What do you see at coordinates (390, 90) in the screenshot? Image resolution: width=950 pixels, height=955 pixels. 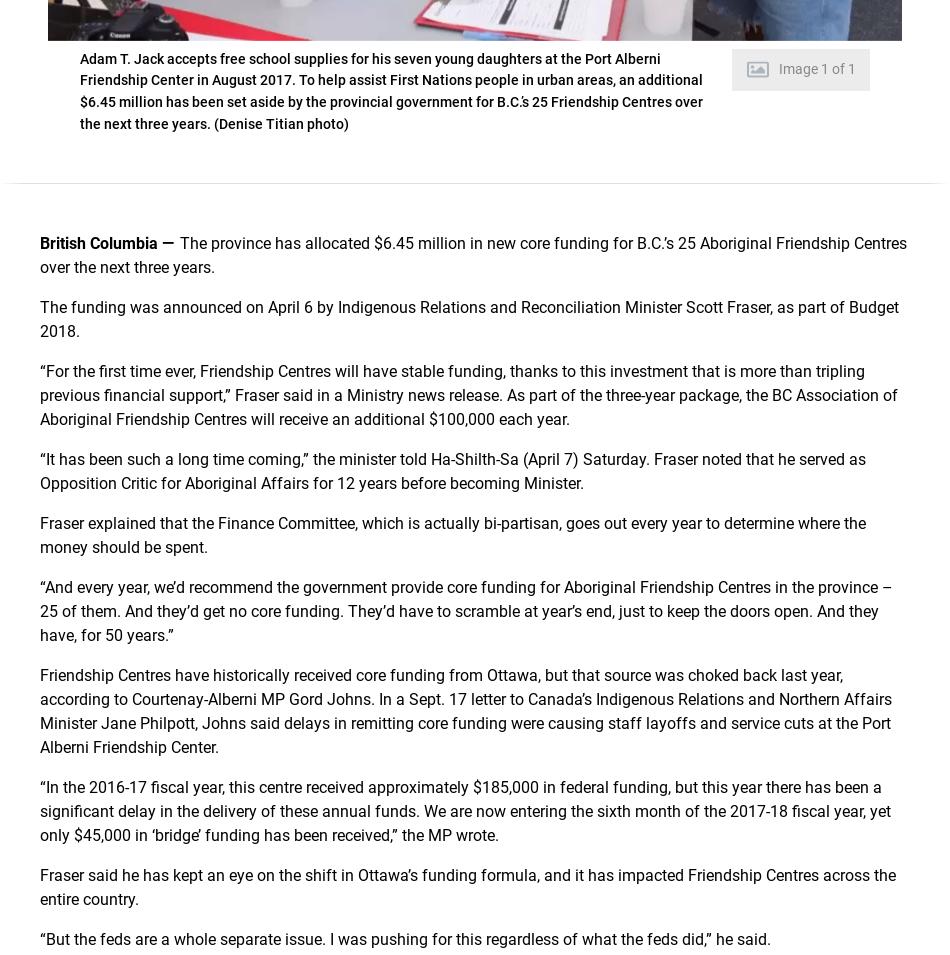 I see `'Adam T. Jack accepts free school supplies for his seven young daughters at the Port Alberni Friendship Center in August 2017. To help assist First Nations people in urban areas, an additional $6.45 million has been set aside by the provincial government for B.C.’s 25 Friendship Centres over the next three years. (Denise Titian photo)'` at bounding box center [390, 90].